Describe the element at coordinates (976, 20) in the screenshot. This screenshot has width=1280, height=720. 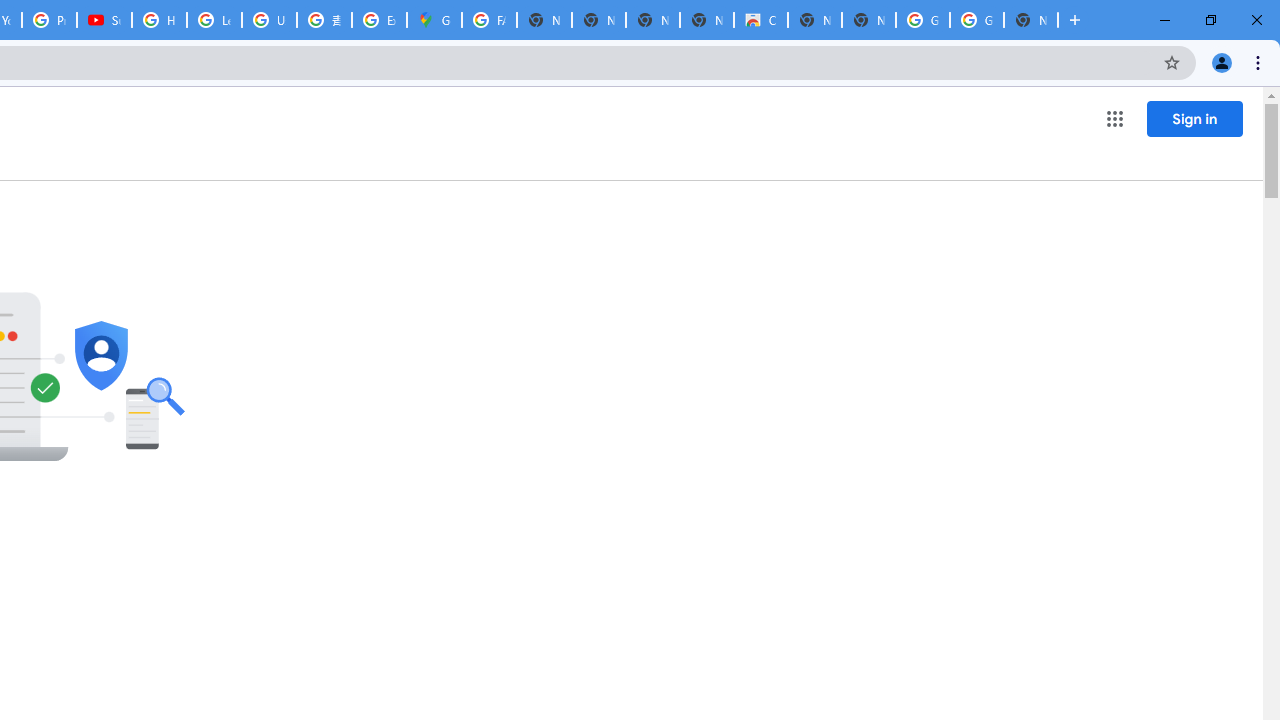
I see `'Google Images'` at that location.